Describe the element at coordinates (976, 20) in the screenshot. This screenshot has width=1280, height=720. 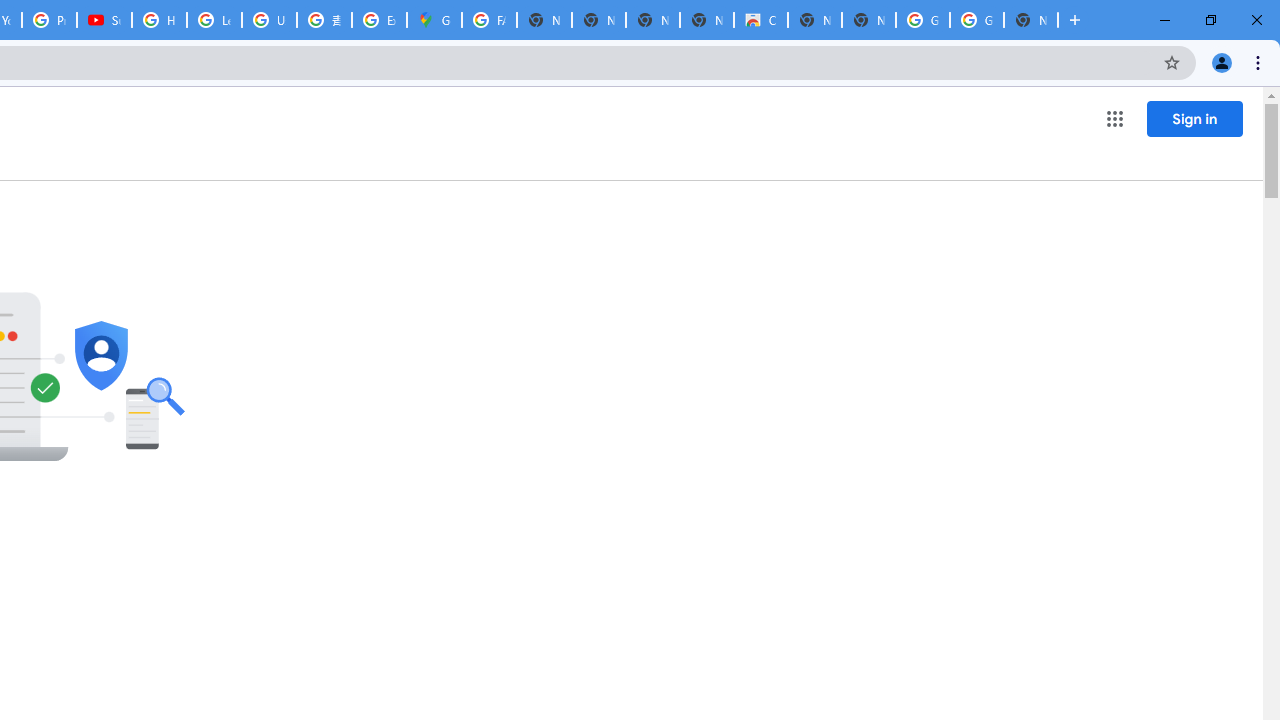
I see `'Google Images'` at that location.